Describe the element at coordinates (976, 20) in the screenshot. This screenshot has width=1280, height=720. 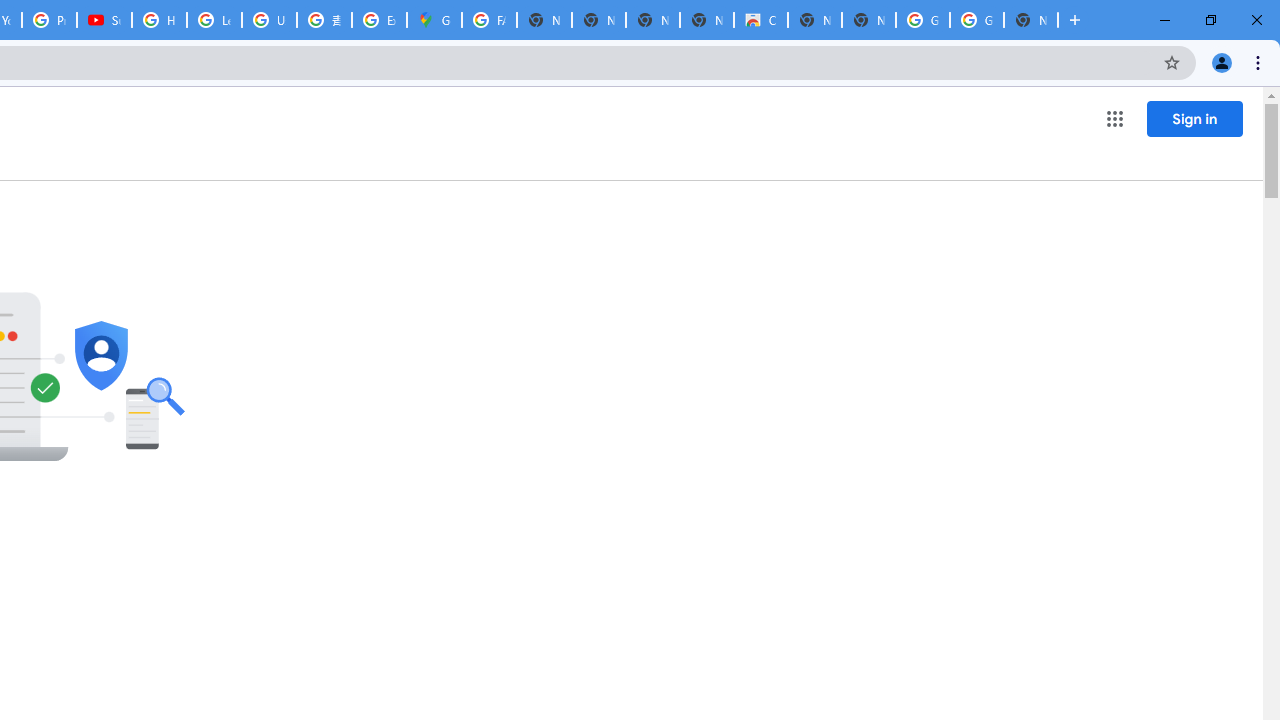
I see `'Google Images'` at that location.